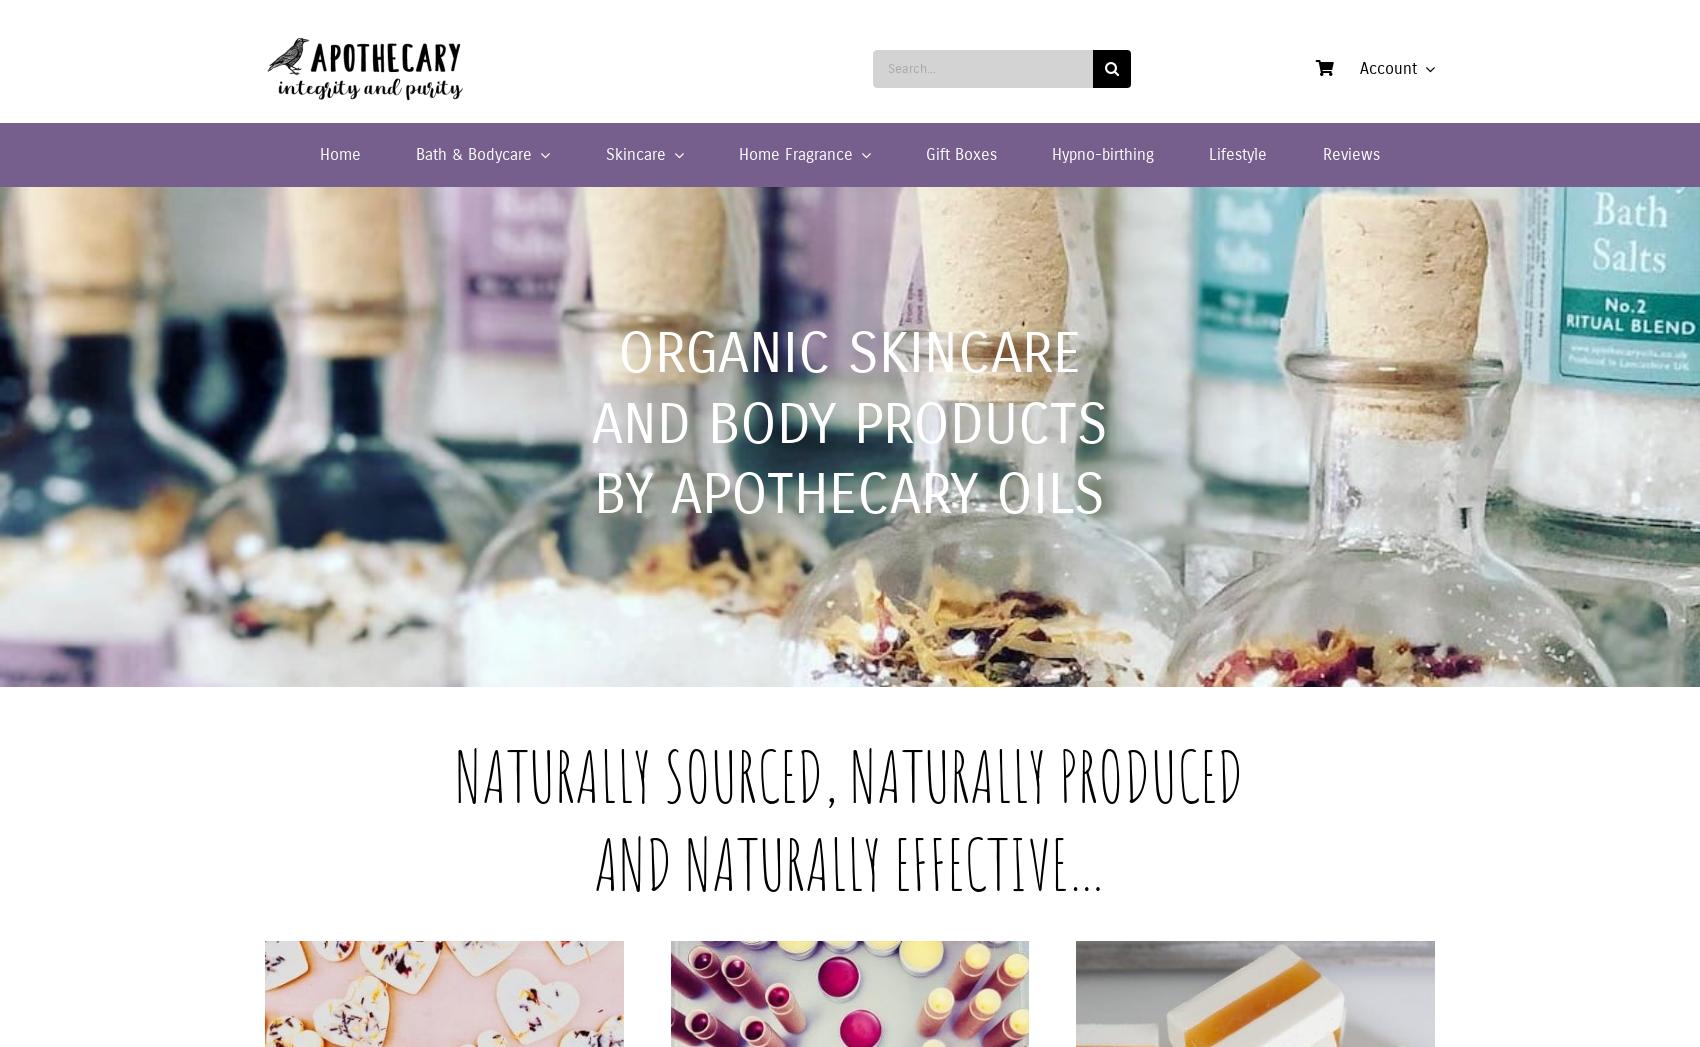 The image size is (1700, 1047). I want to click on 'Register', so click(1348, 309).